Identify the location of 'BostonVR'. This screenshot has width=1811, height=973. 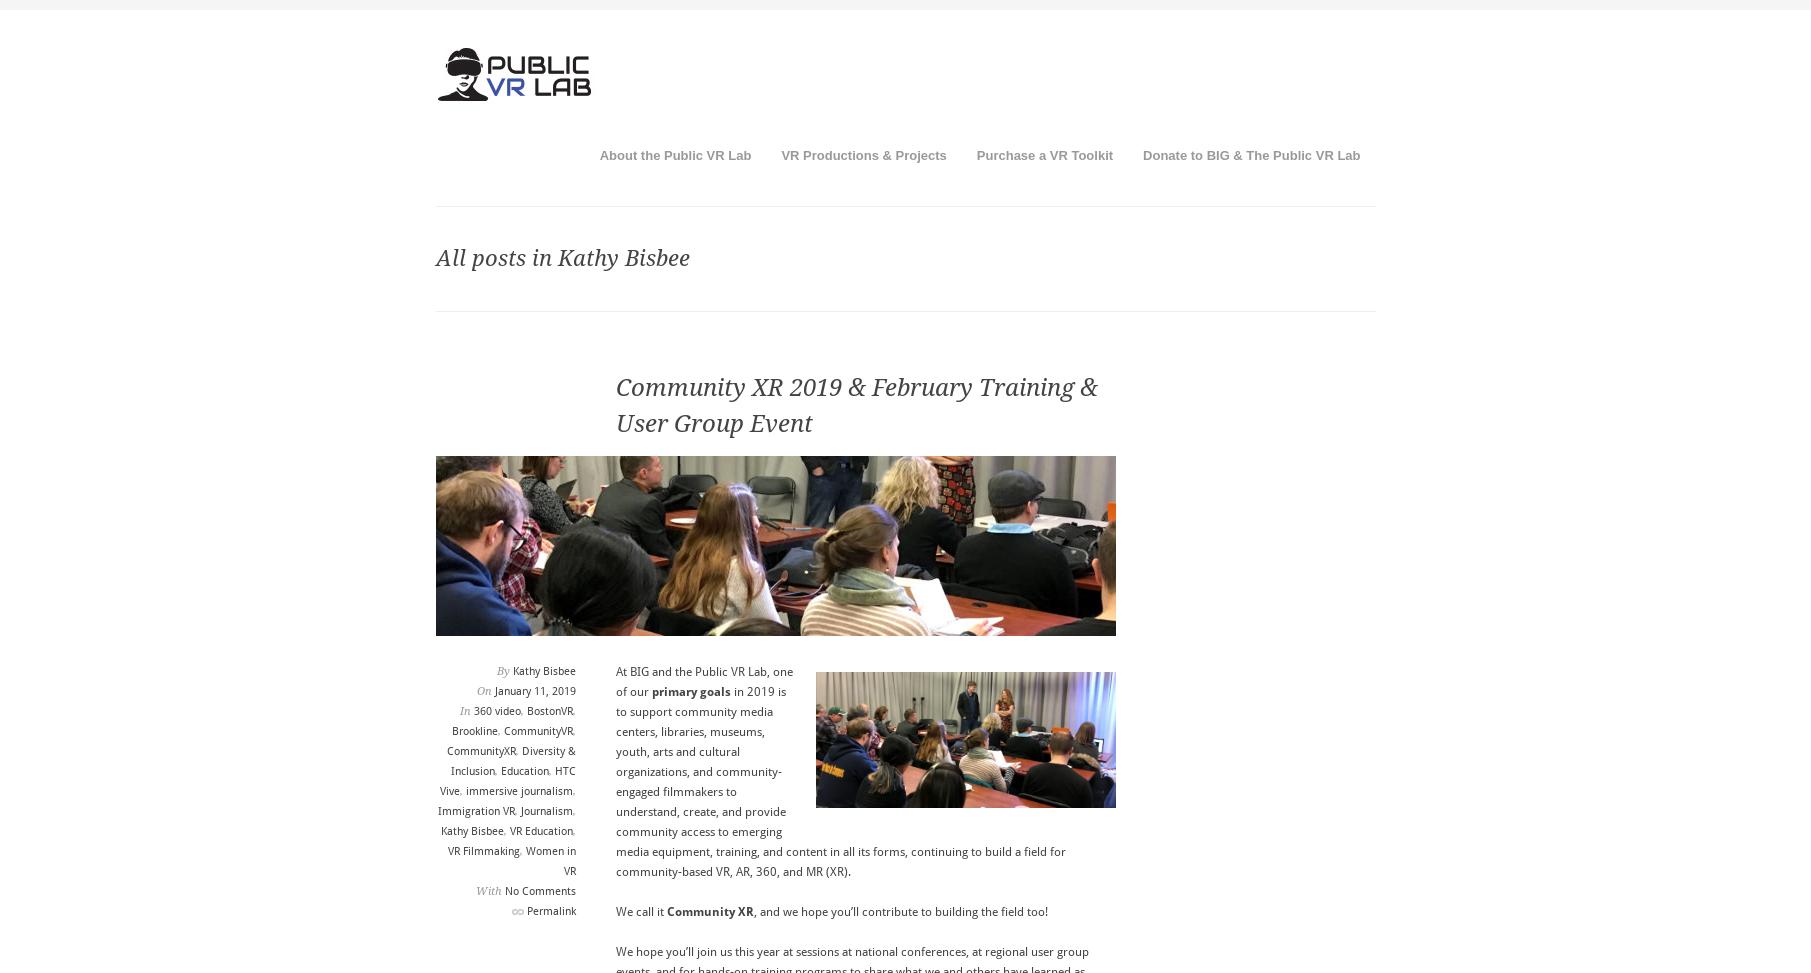
(547, 711).